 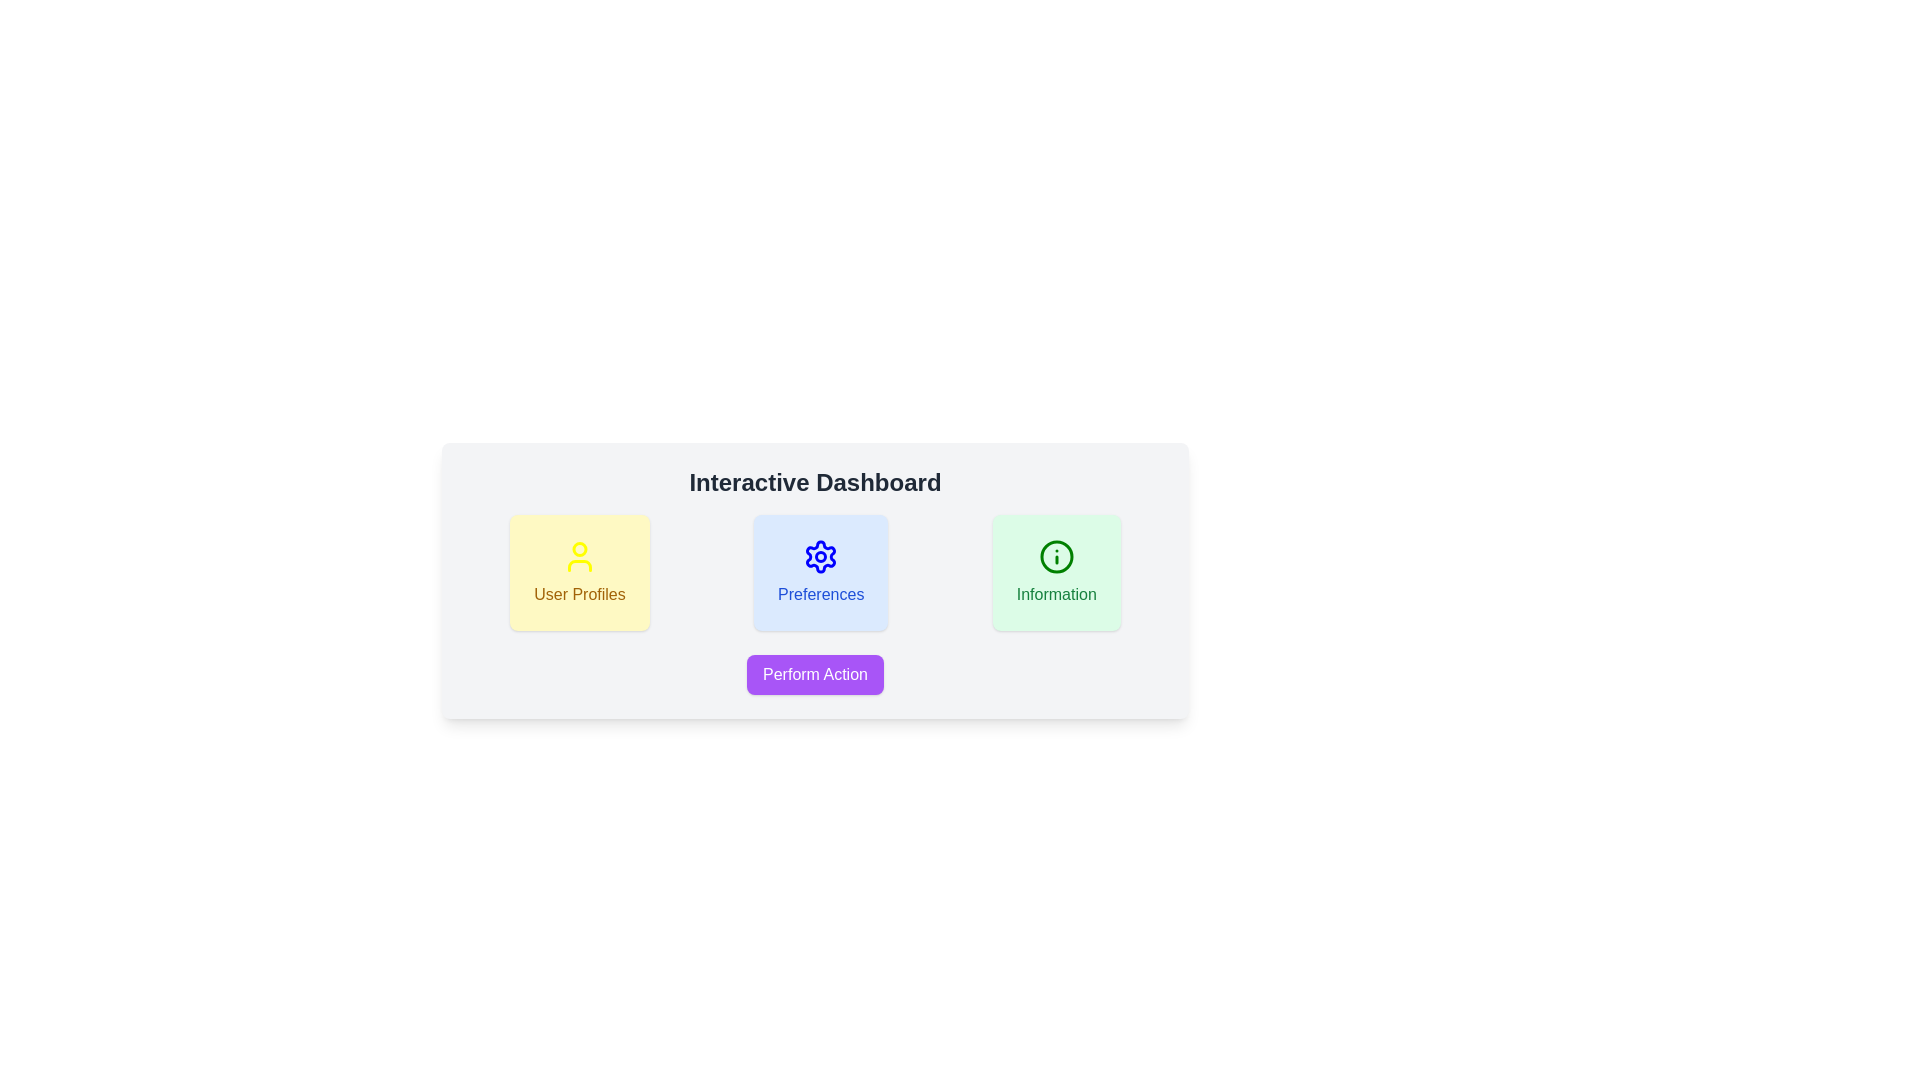 What do you see at coordinates (579, 566) in the screenshot?
I see `the yellow square tile labeled 'User Profiles' that contains the user profile icon` at bounding box center [579, 566].